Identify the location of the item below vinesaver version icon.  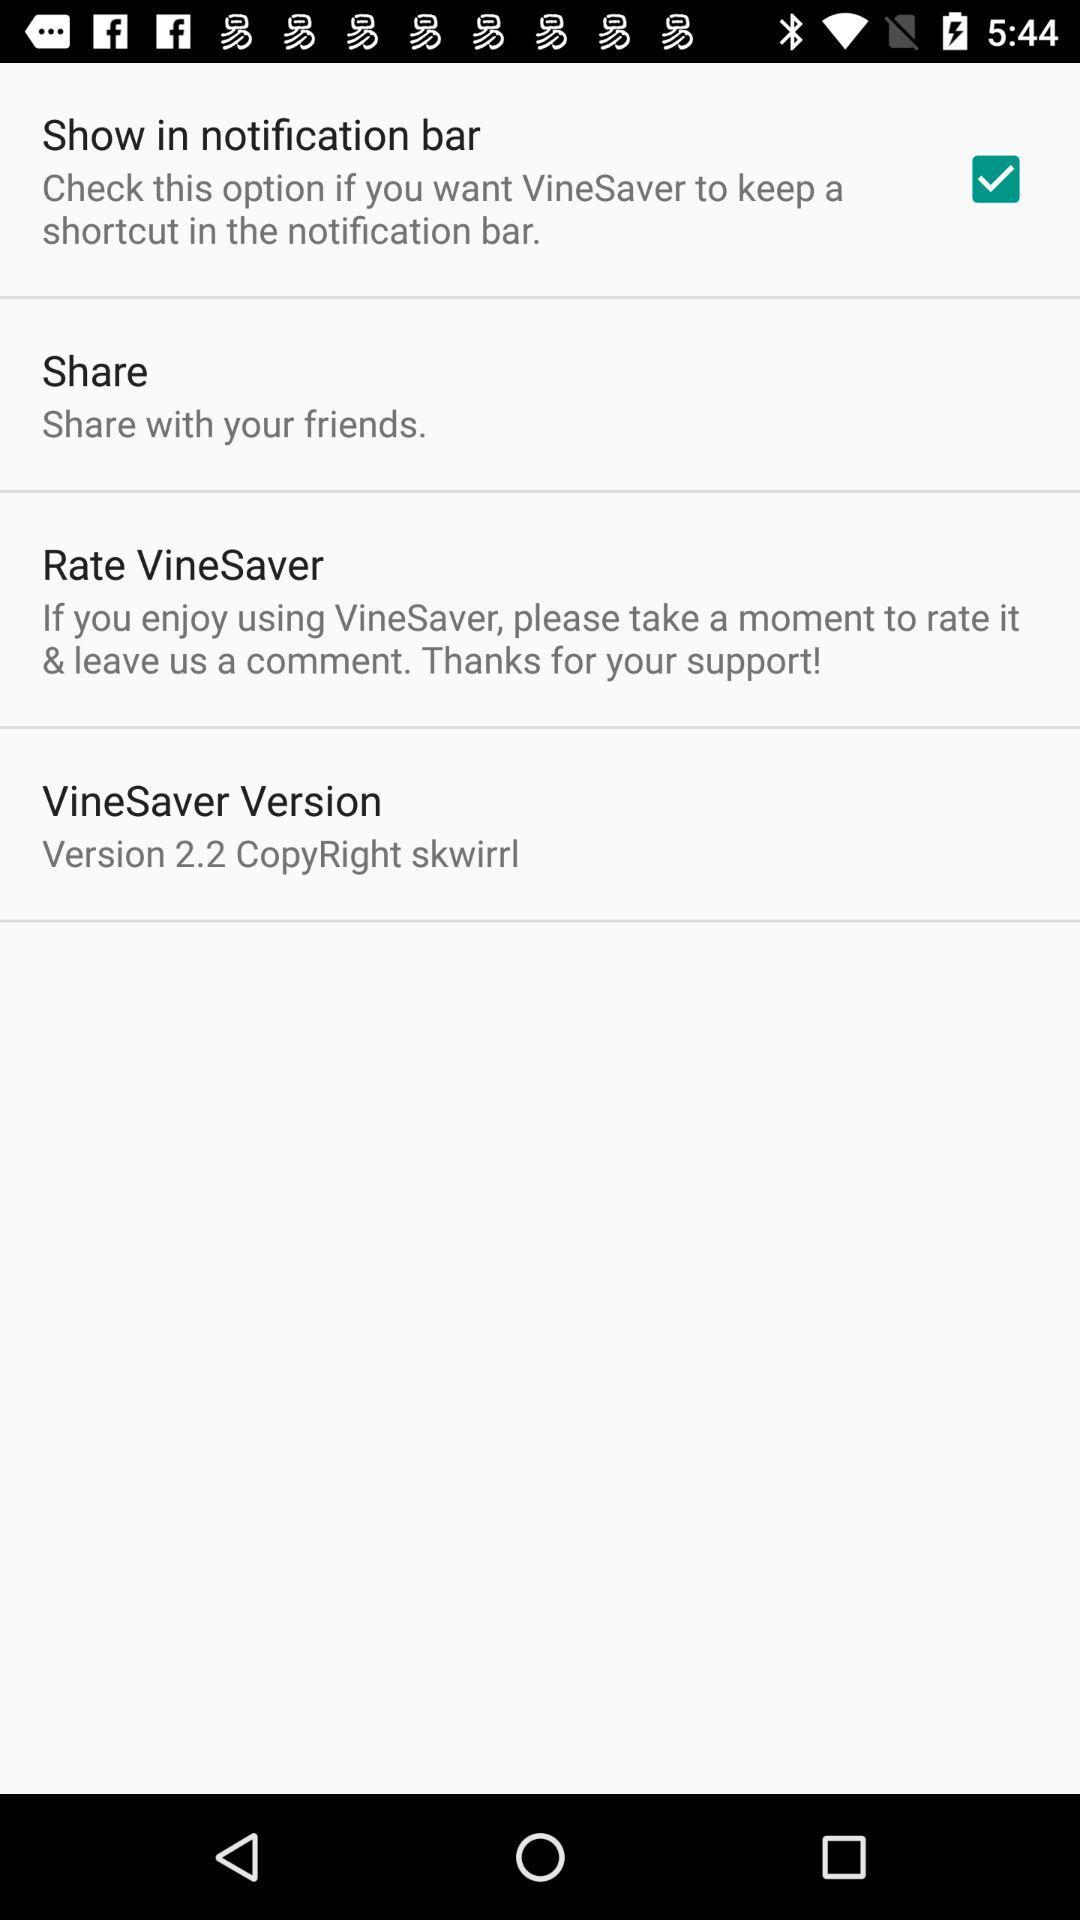
(280, 852).